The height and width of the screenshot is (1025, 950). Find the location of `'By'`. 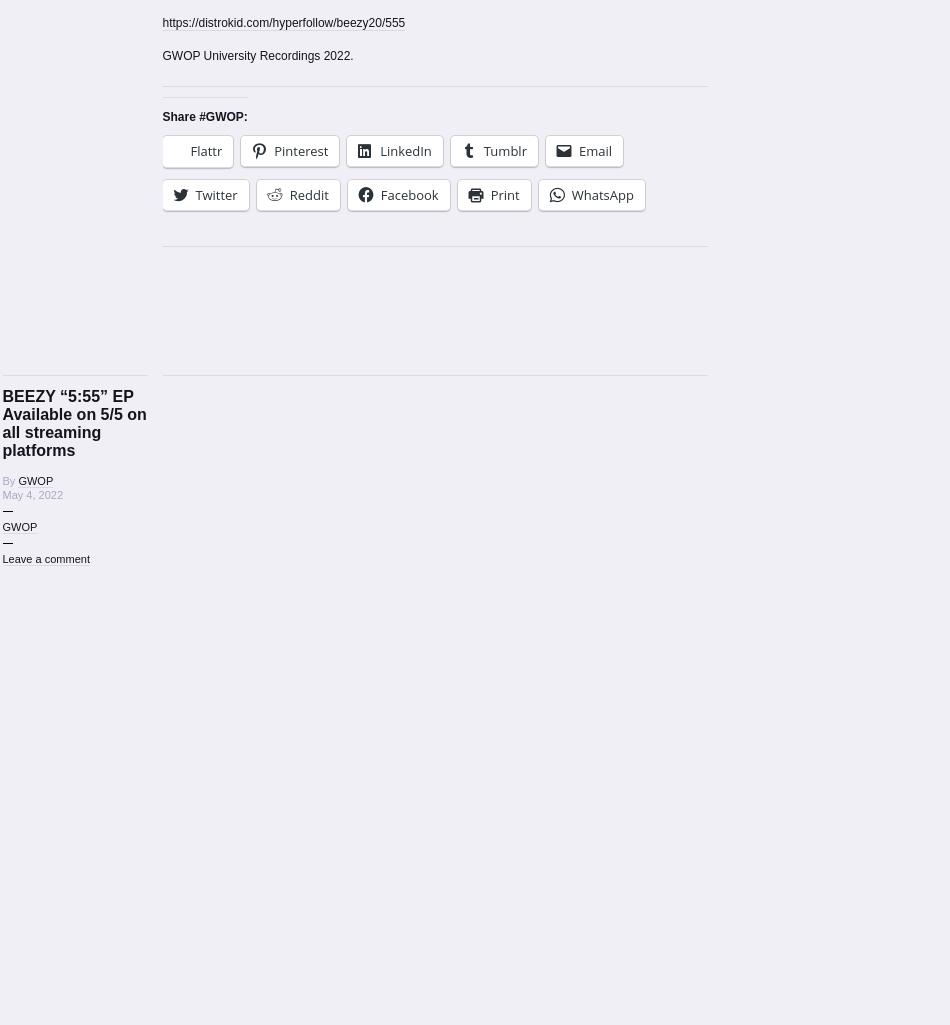

'By' is located at coordinates (9, 481).